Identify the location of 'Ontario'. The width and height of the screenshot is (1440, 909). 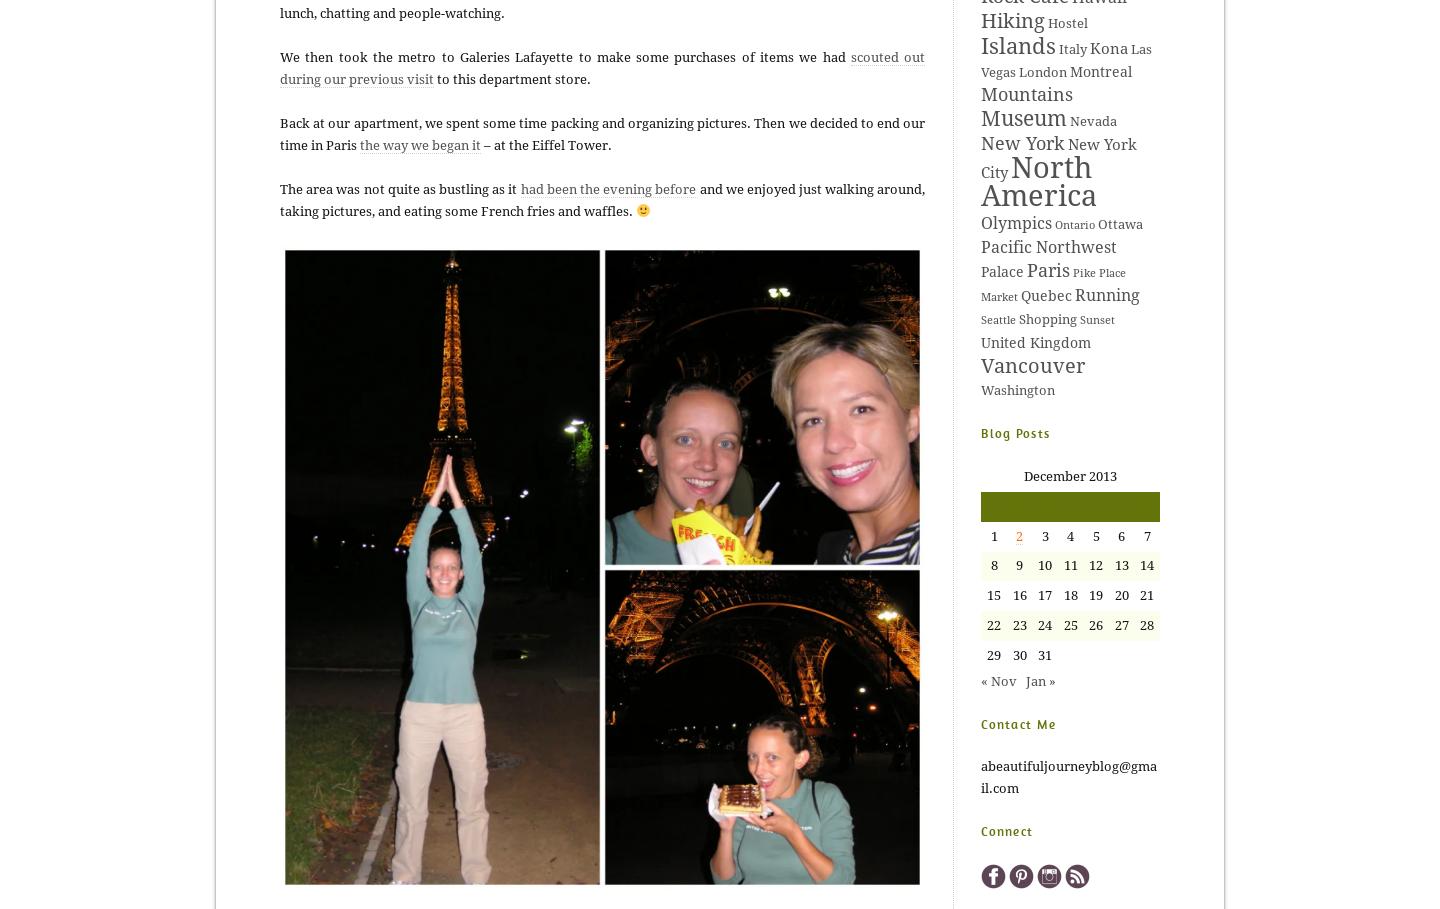
(1074, 224).